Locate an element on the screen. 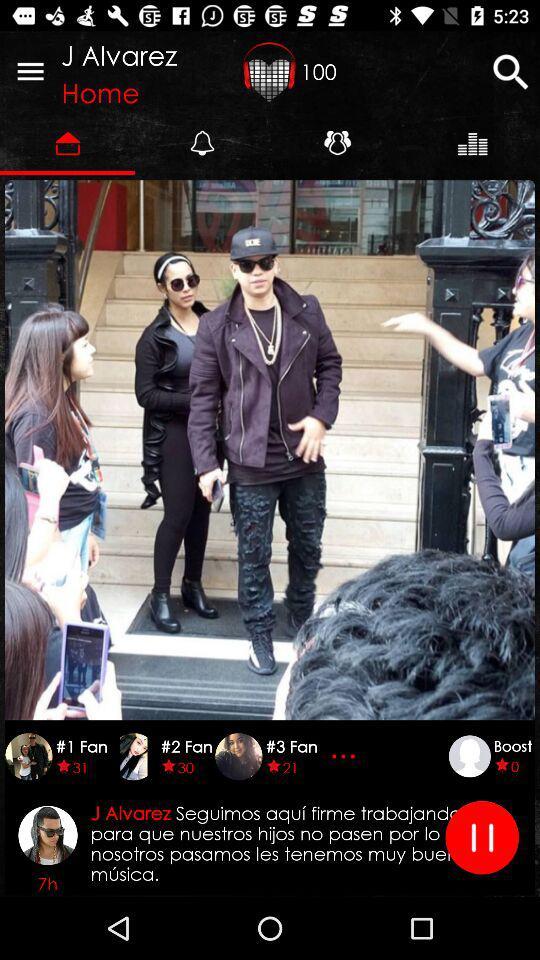 The height and width of the screenshot is (960, 540). search for music is located at coordinates (510, 71).